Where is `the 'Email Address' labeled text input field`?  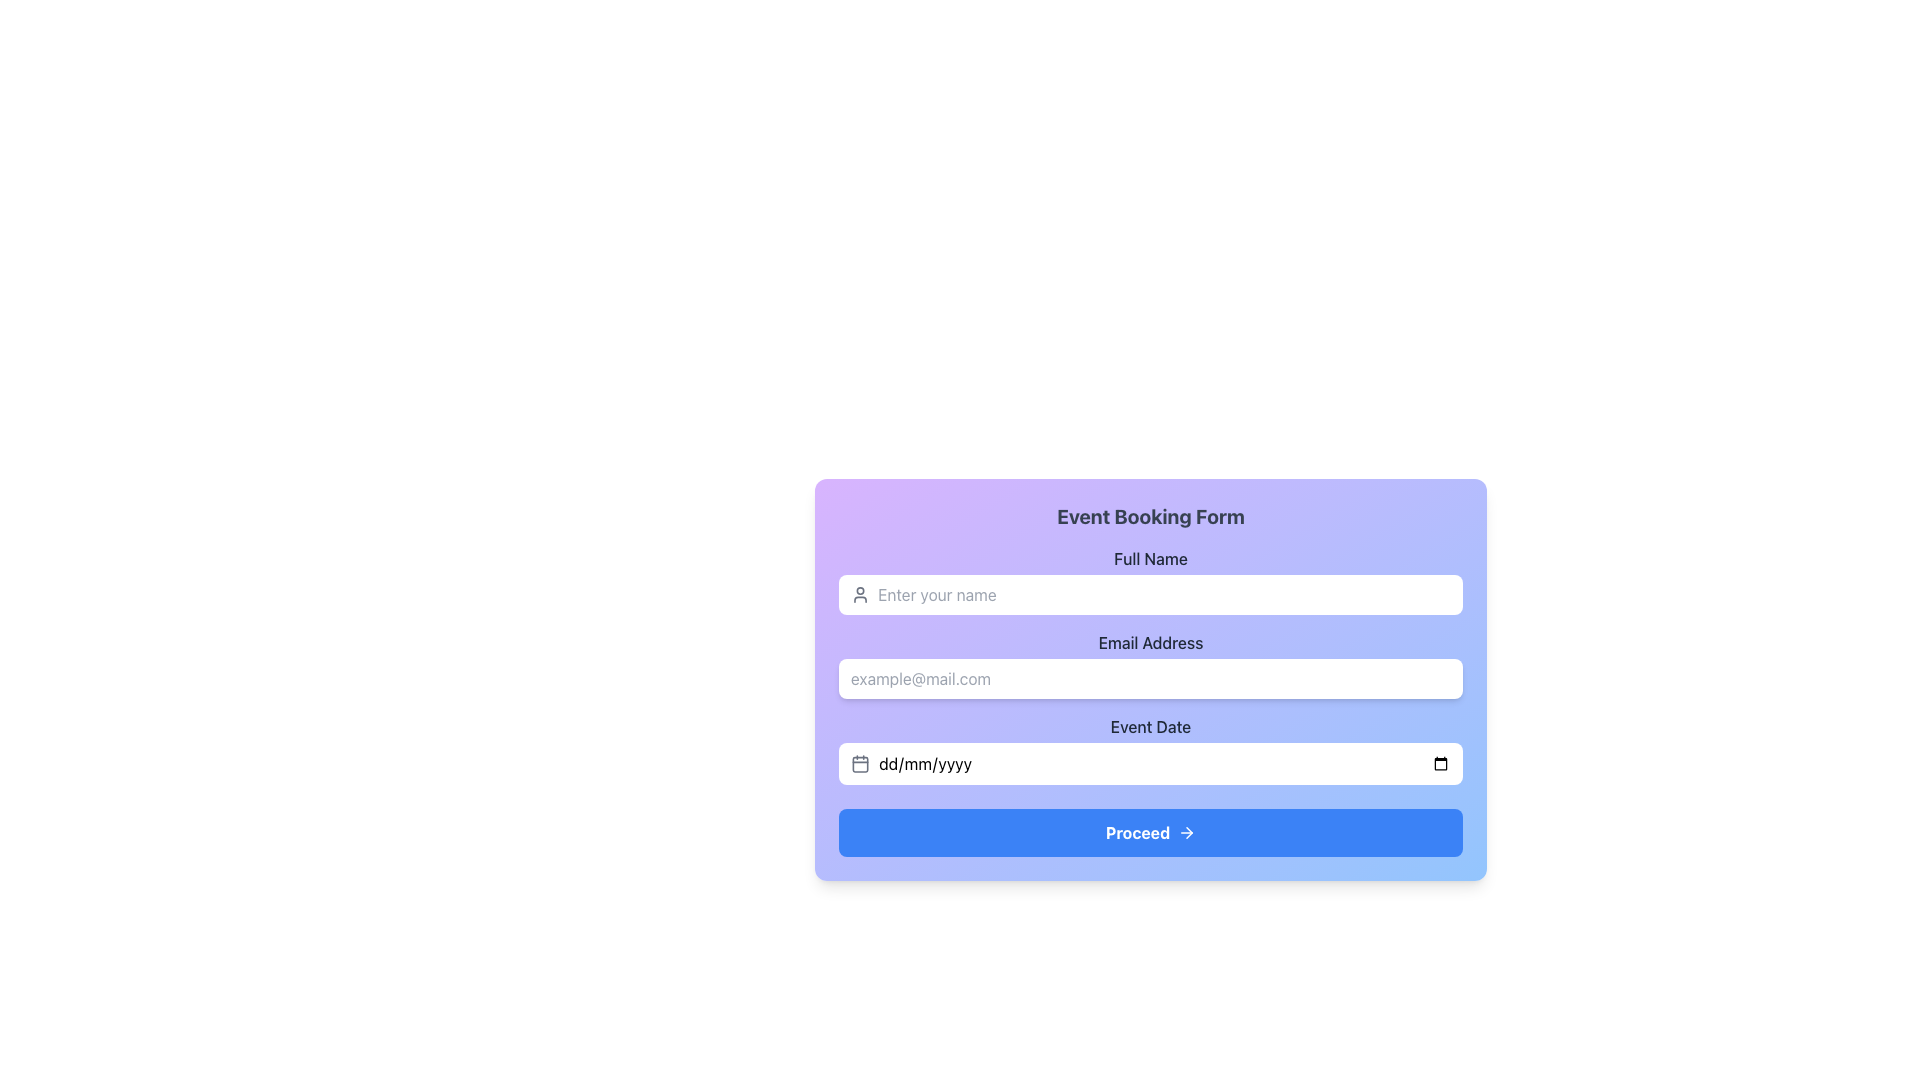 the 'Email Address' labeled text input field is located at coordinates (1151, 664).